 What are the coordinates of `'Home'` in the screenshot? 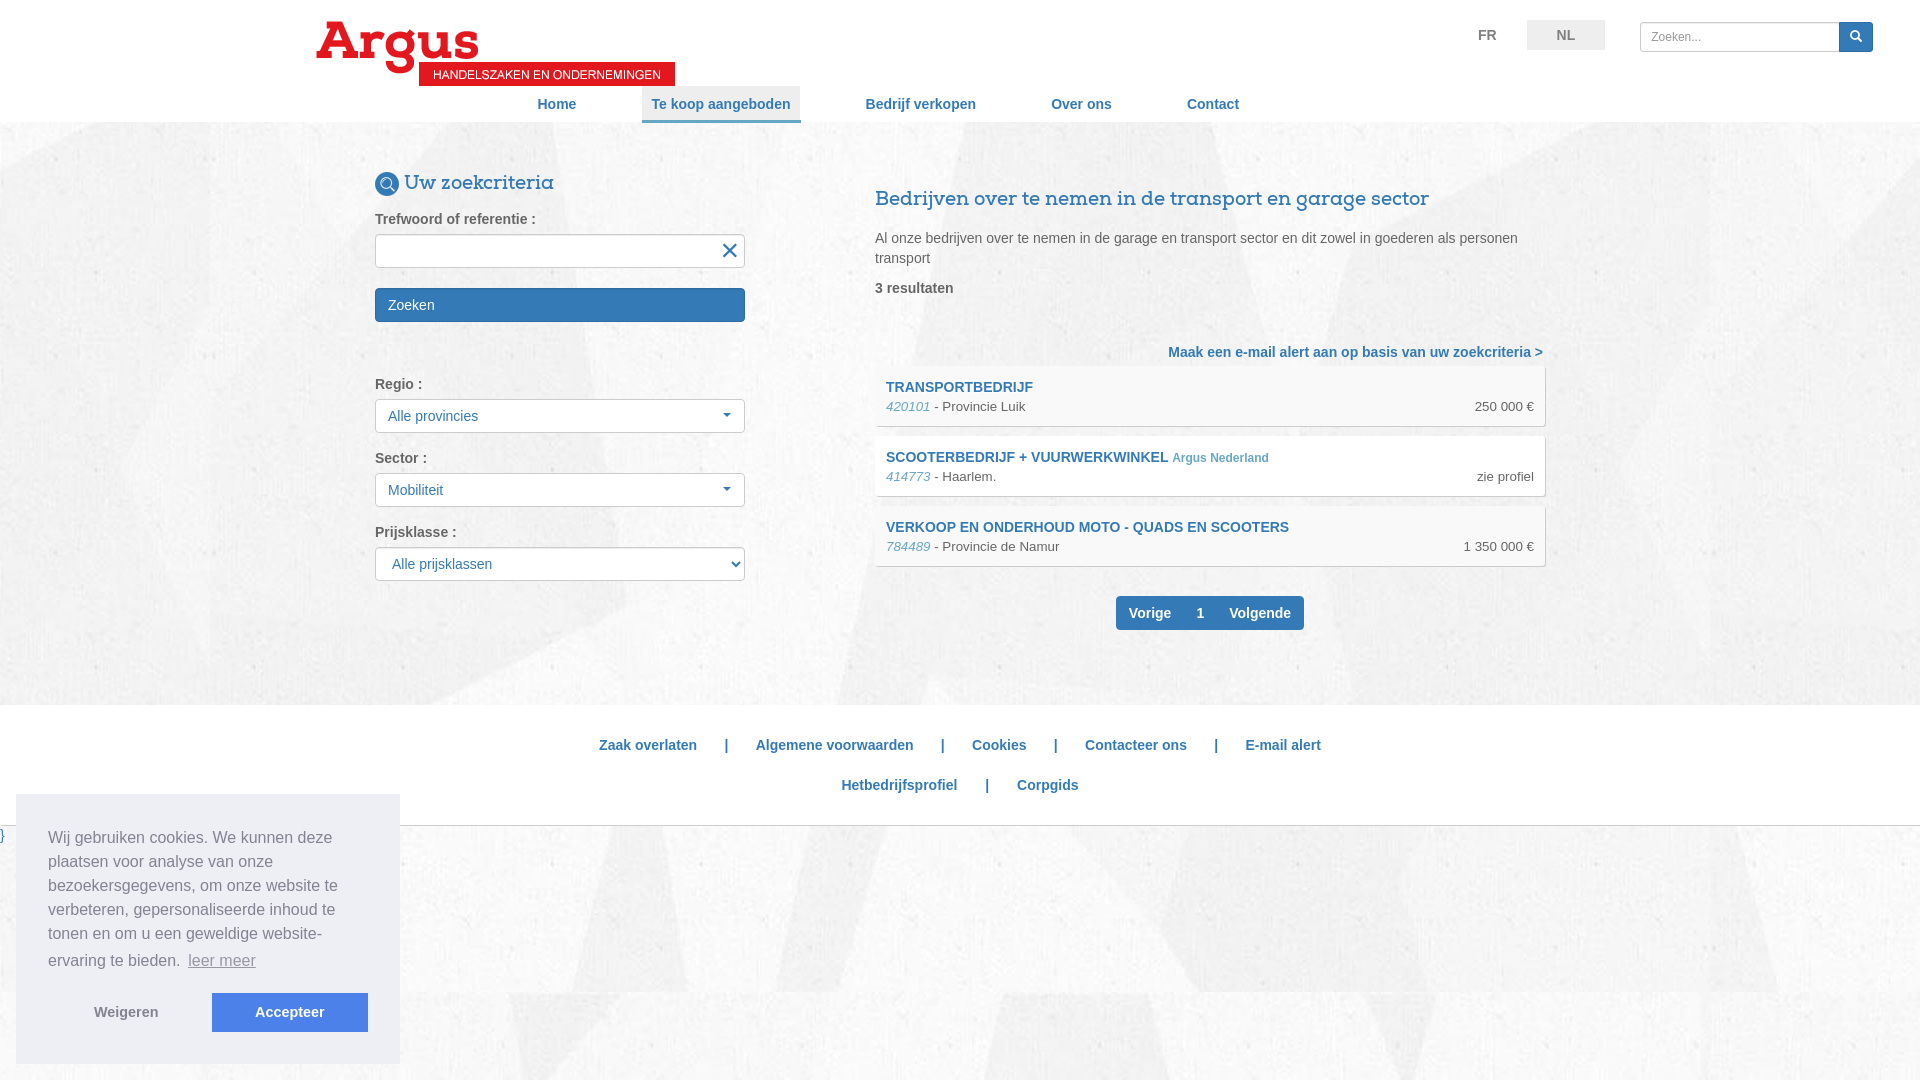 It's located at (557, 104).